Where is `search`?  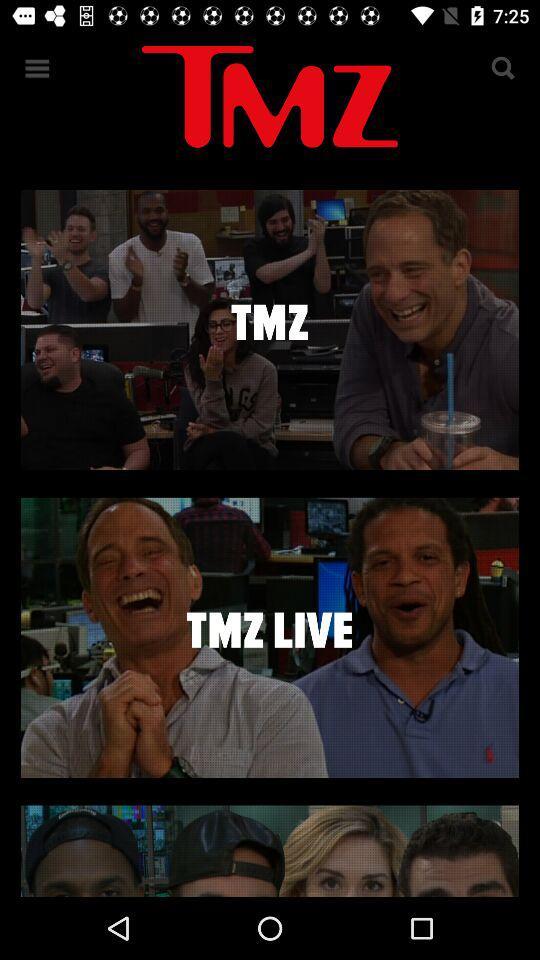
search is located at coordinates (501, 68).